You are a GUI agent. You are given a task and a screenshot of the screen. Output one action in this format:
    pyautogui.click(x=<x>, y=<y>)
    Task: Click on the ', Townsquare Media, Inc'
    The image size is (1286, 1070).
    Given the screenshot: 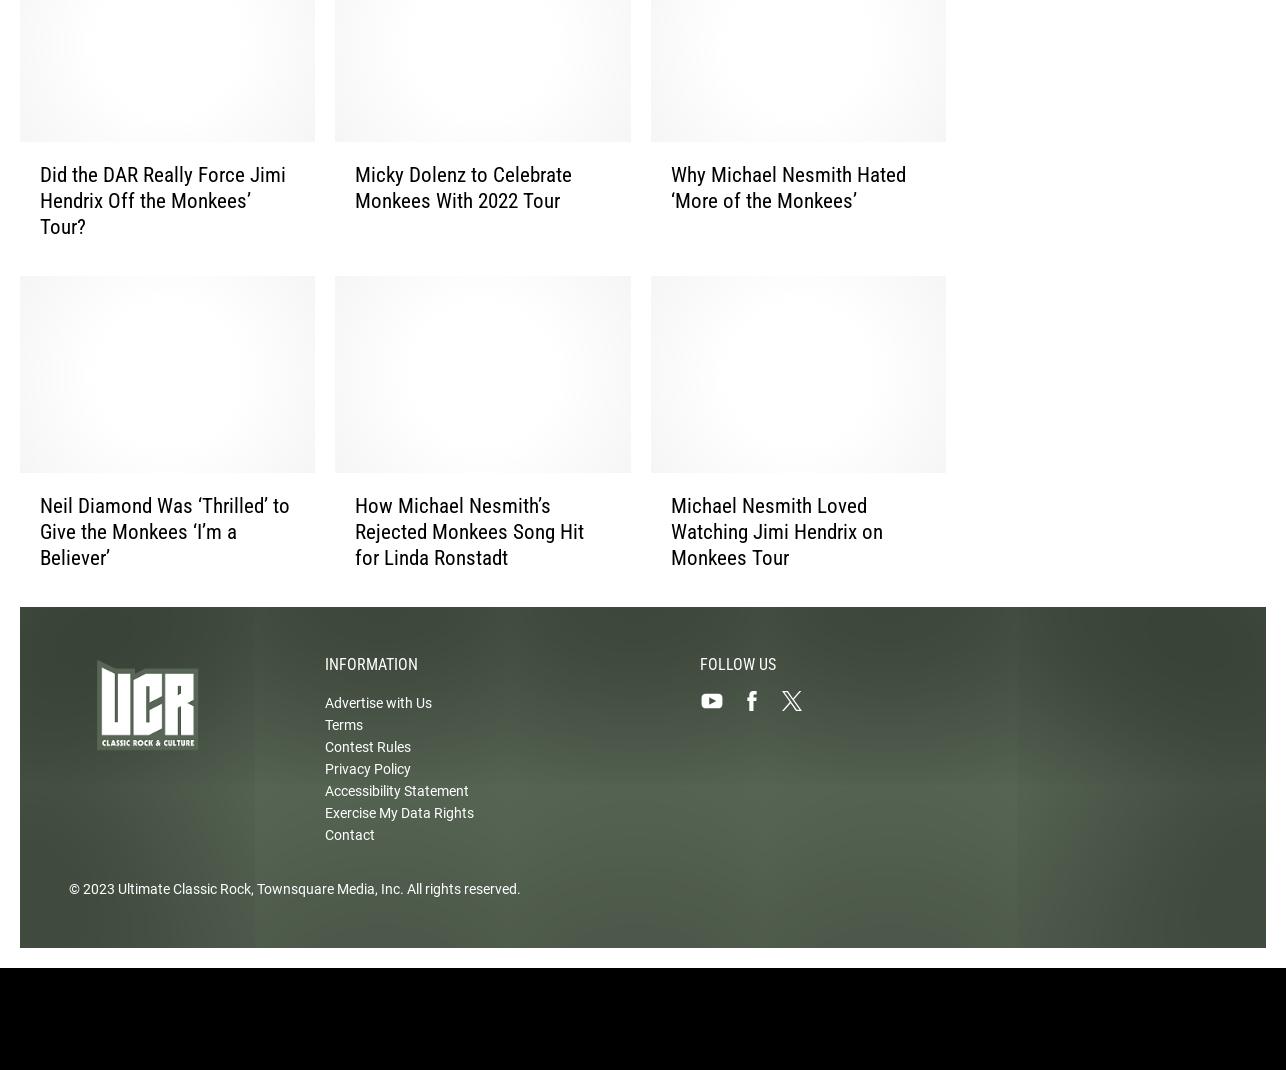 What is the action you would take?
    pyautogui.click(x=324, y=904)
    